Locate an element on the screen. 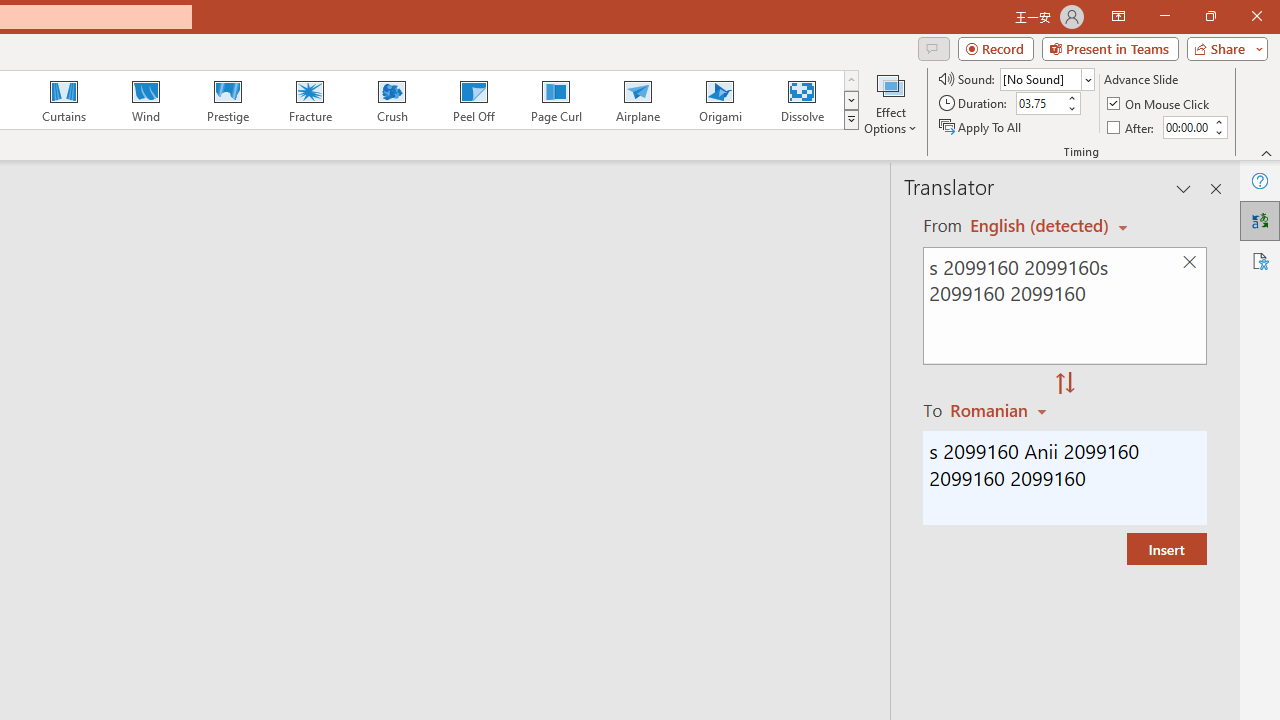 The height and width of the screenshot is (720, 1280). 'Fracture' is located at coordinates (308, 100).